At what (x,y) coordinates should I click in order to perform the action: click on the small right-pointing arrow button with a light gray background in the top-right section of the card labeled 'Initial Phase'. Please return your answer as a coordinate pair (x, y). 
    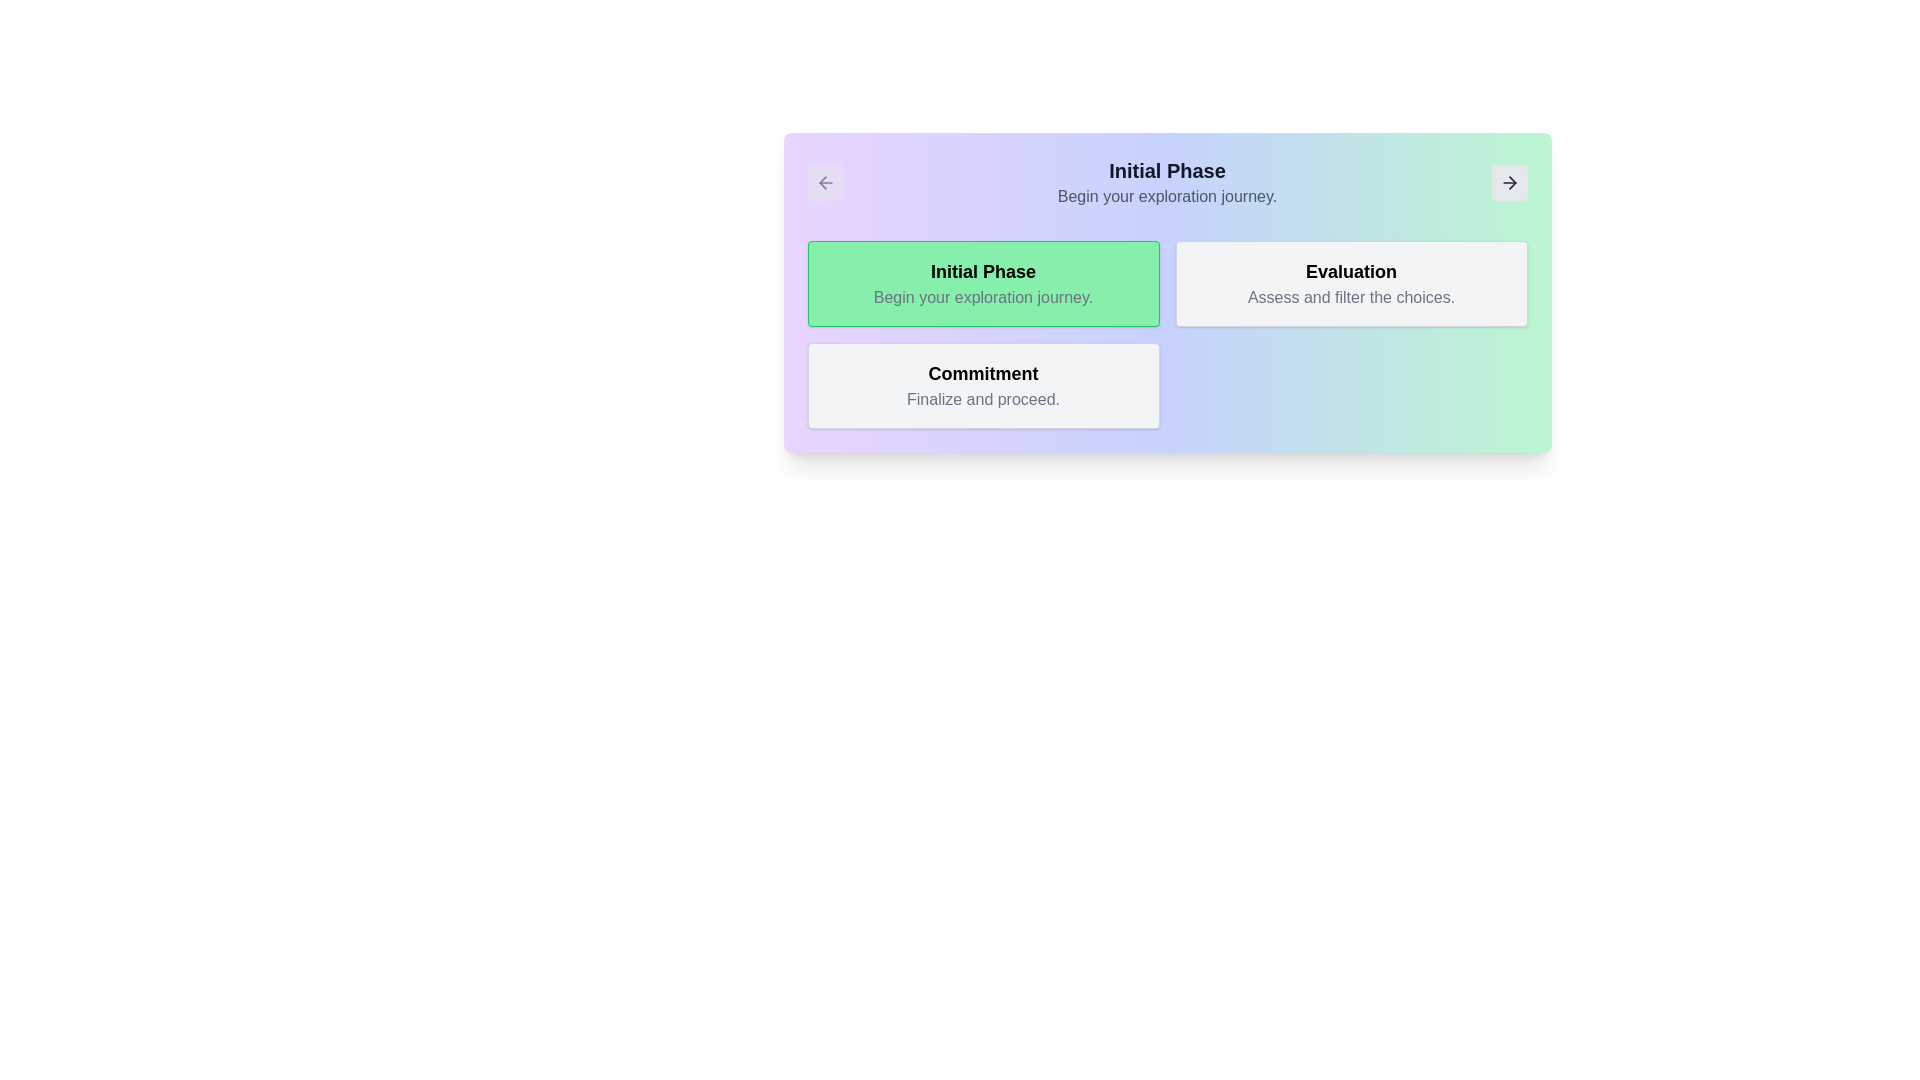
    Looking at the image, I should click on (1509, 182).